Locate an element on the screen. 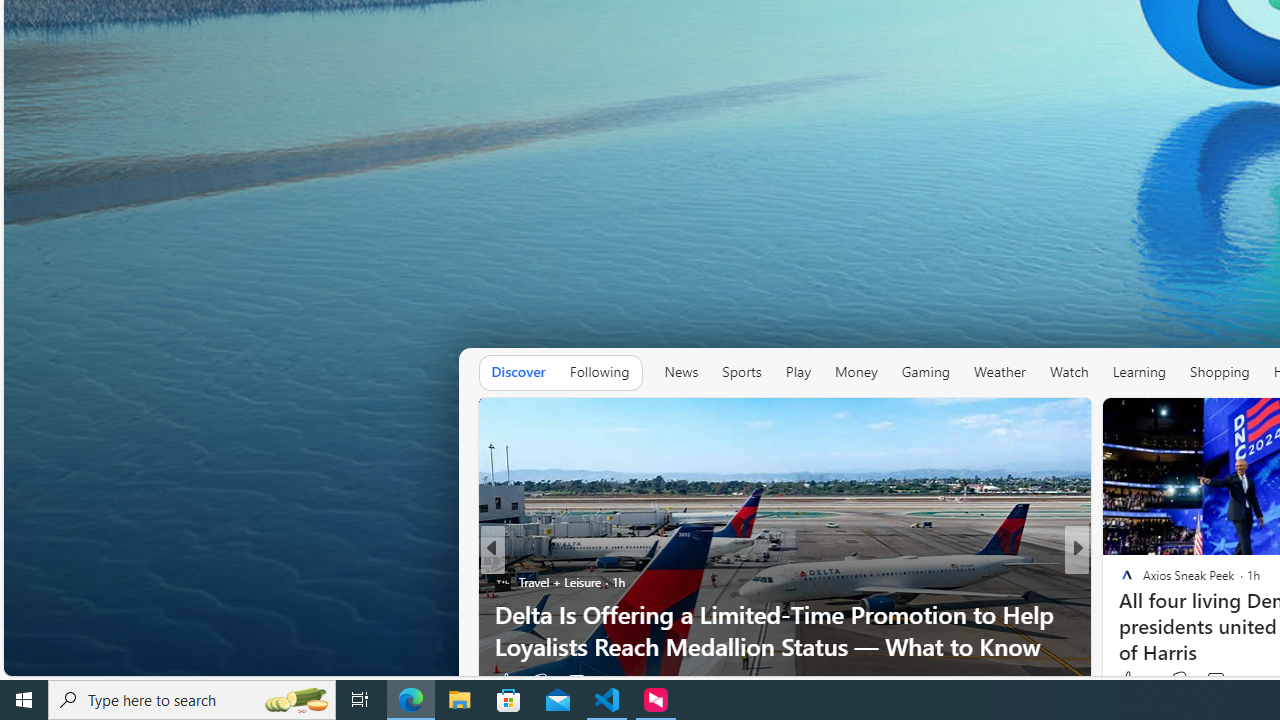 Image resolution: width=1280 pixels, height=720 pixels. 'View comments 13 Comment' is located at coordinates (1216, 680).